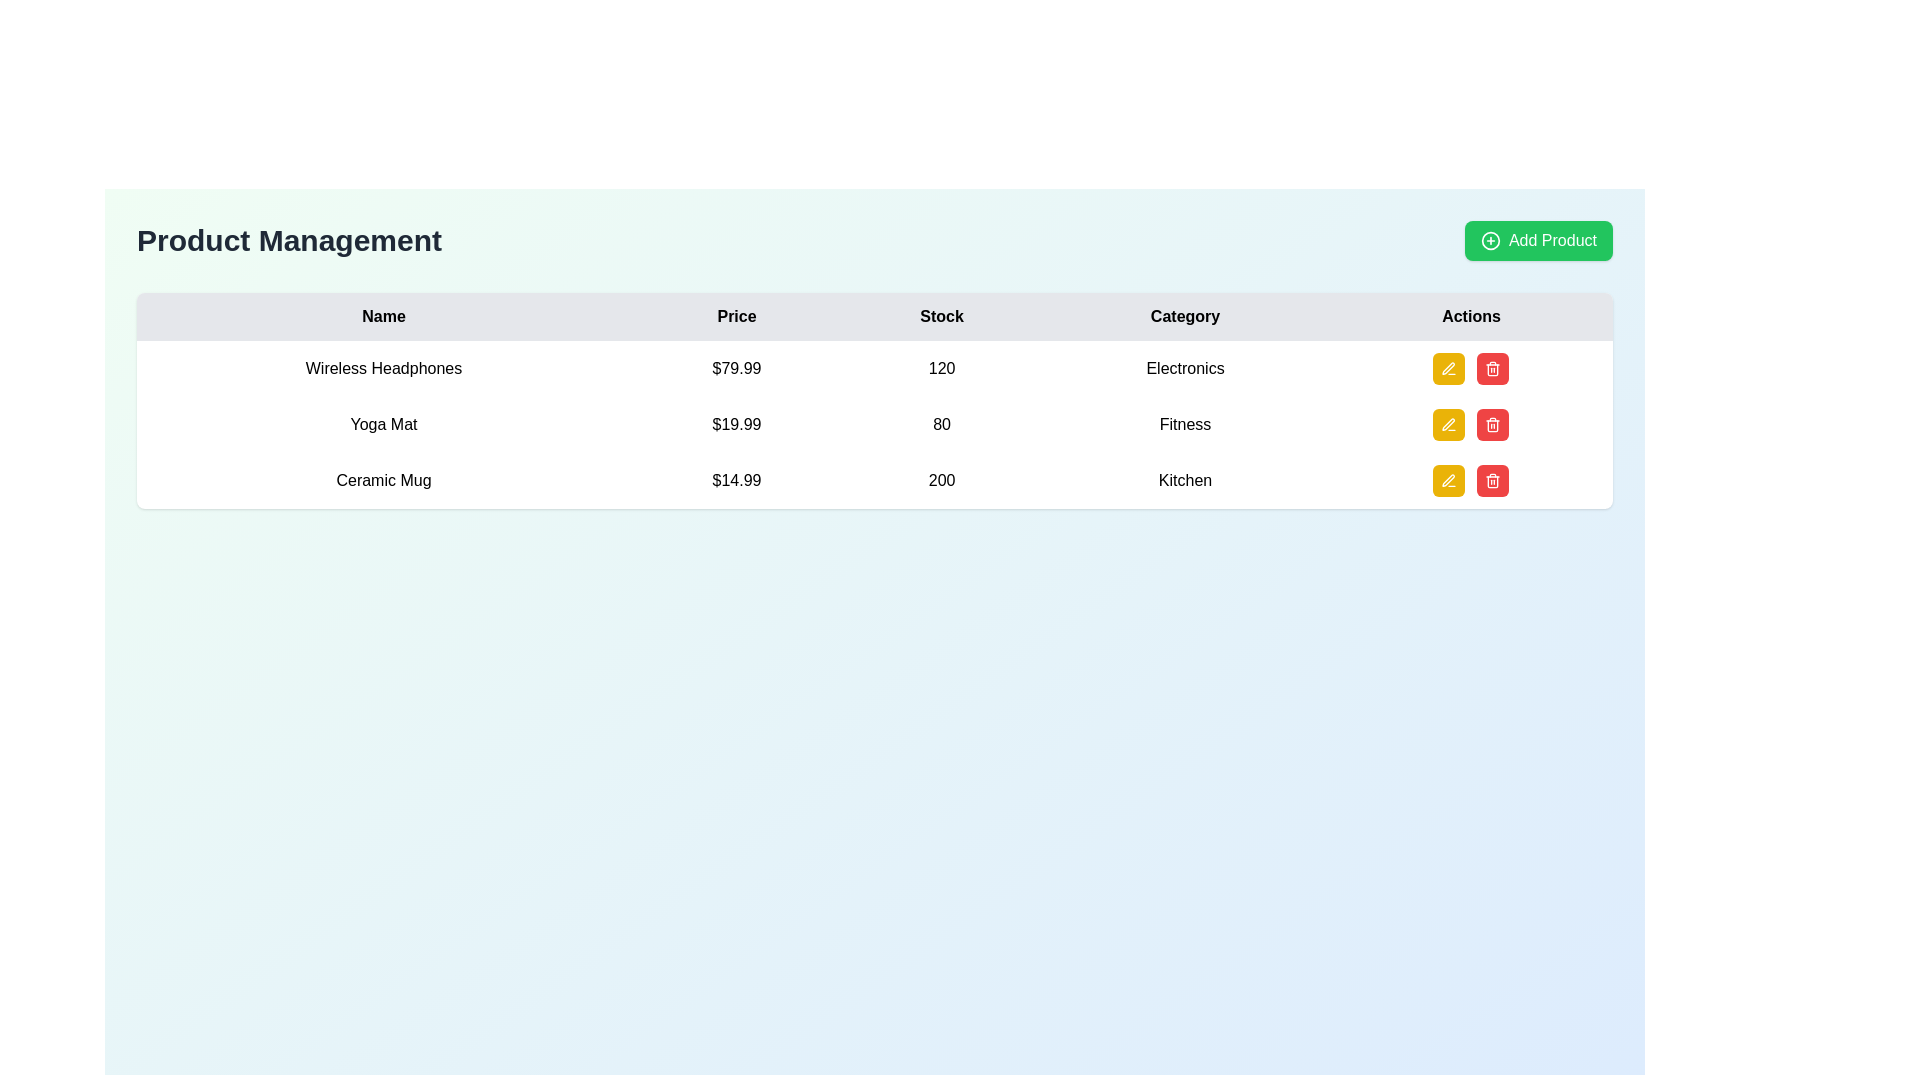  I want to click on the price text element that displays the cost of the product 'Wireless Headphones' in the second column of the first data row under the 'Price' header, so click(736, 369).